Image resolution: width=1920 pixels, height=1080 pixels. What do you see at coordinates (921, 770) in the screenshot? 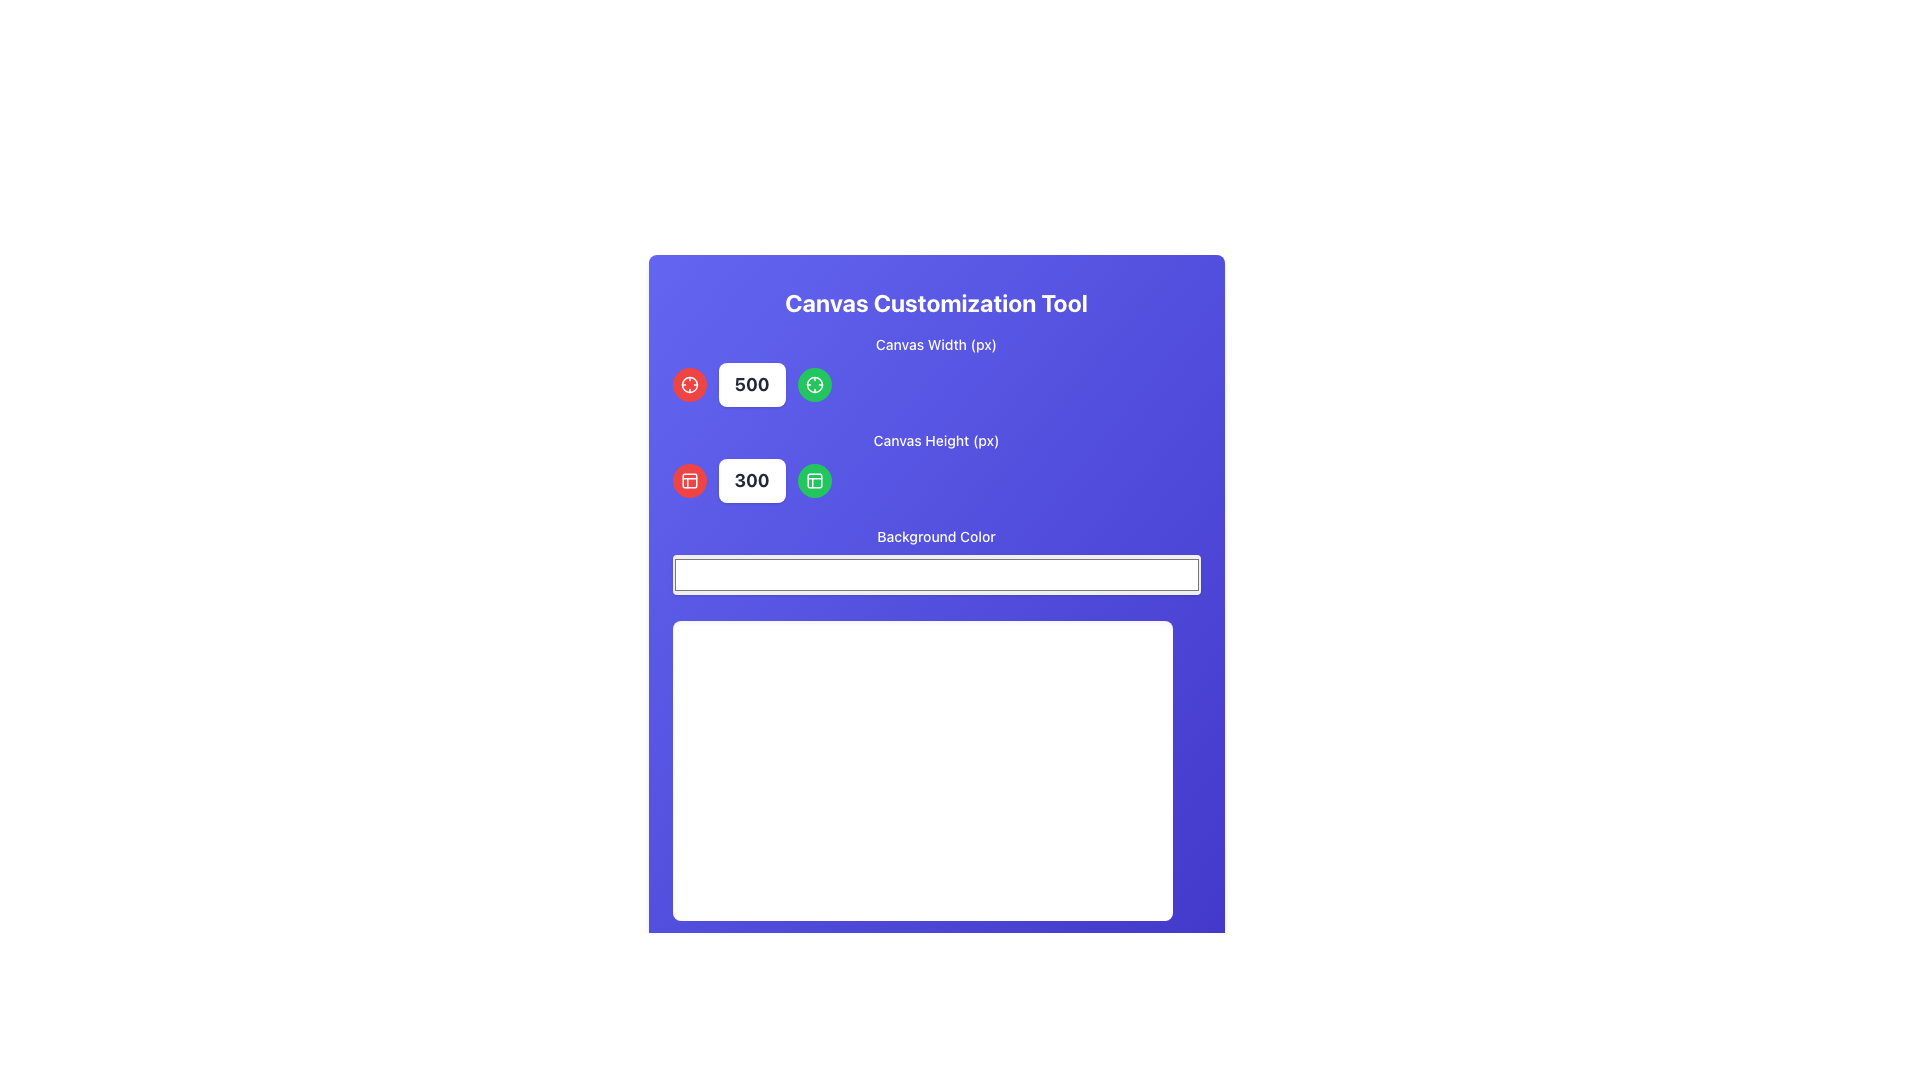
I see `the rectangular white content box with rounded corners, located below the 'Background Color' selection field in the Canvas Customization Tool interface` at bounding box center [921, 770].